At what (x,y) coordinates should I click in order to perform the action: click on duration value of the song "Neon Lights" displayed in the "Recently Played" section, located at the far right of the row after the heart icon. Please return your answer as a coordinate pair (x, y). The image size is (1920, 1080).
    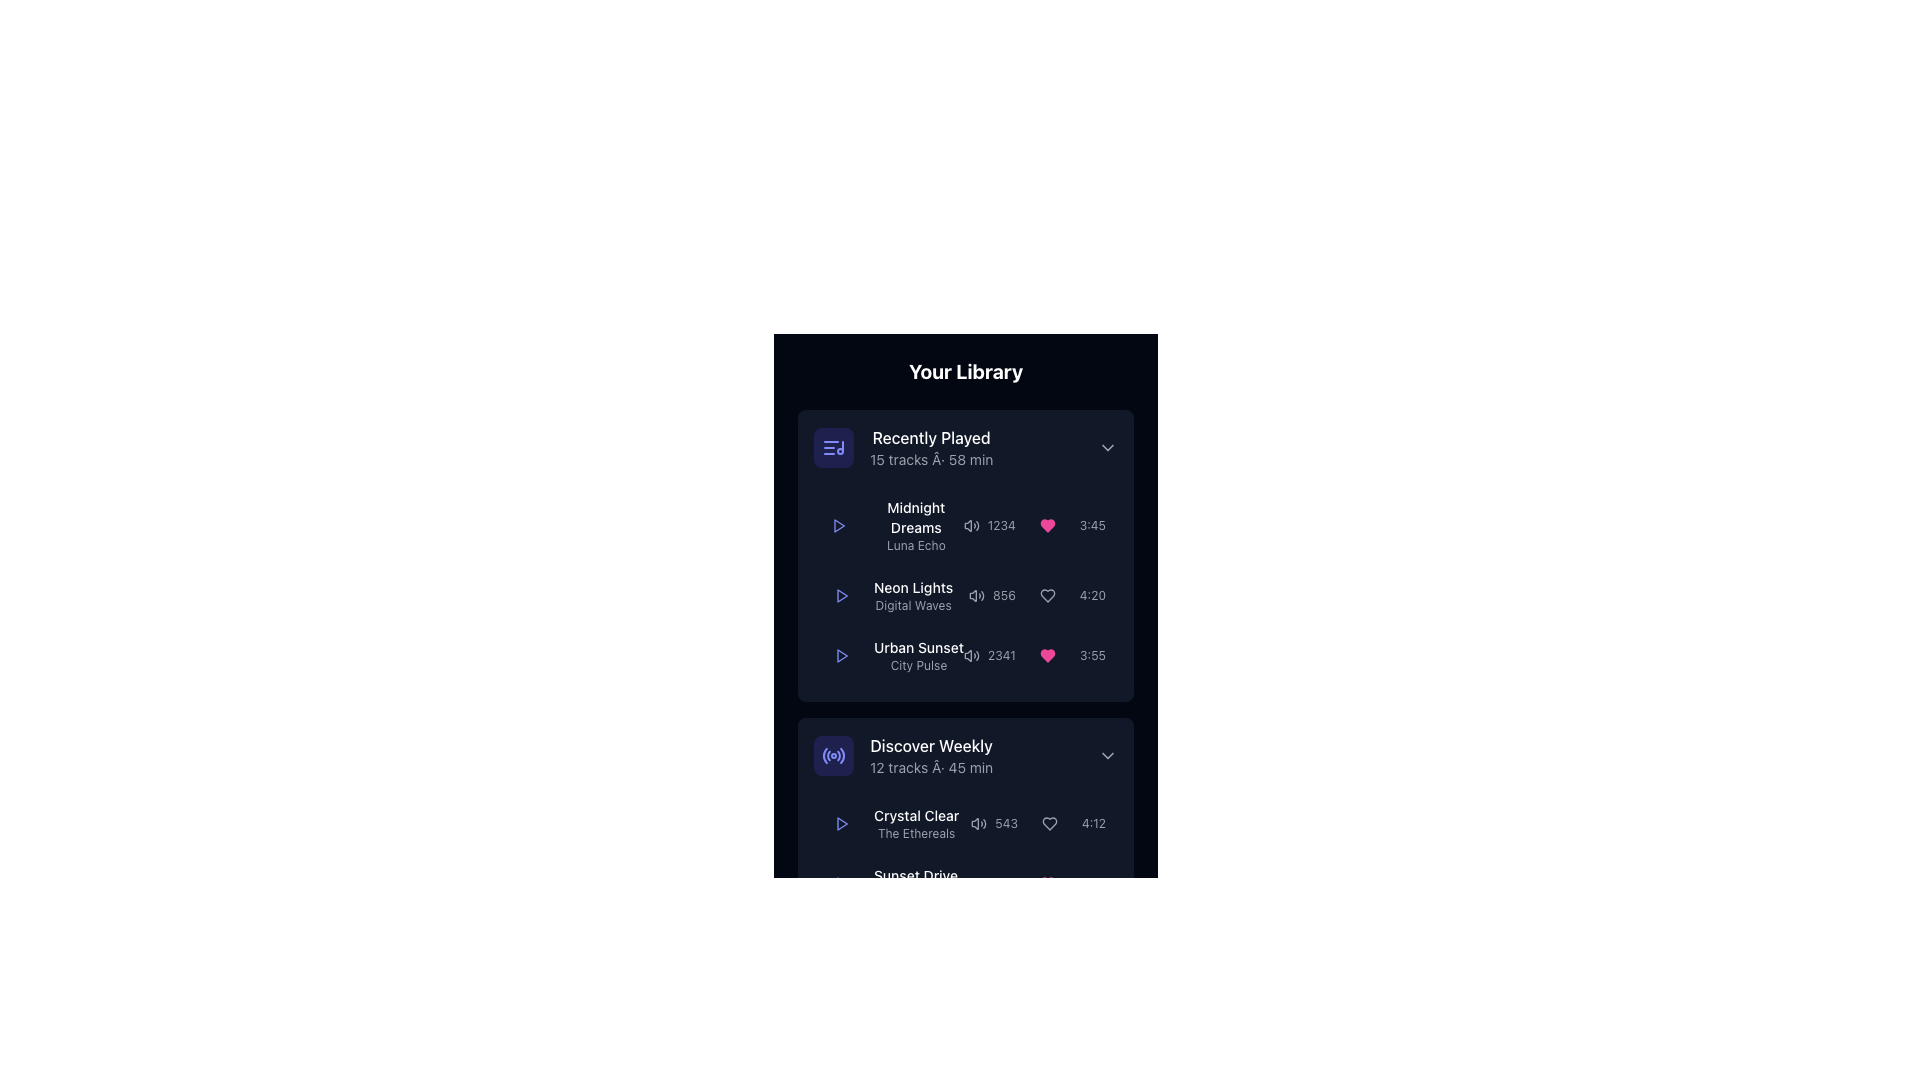
    Looking at the image, I should click on (1091, 595).